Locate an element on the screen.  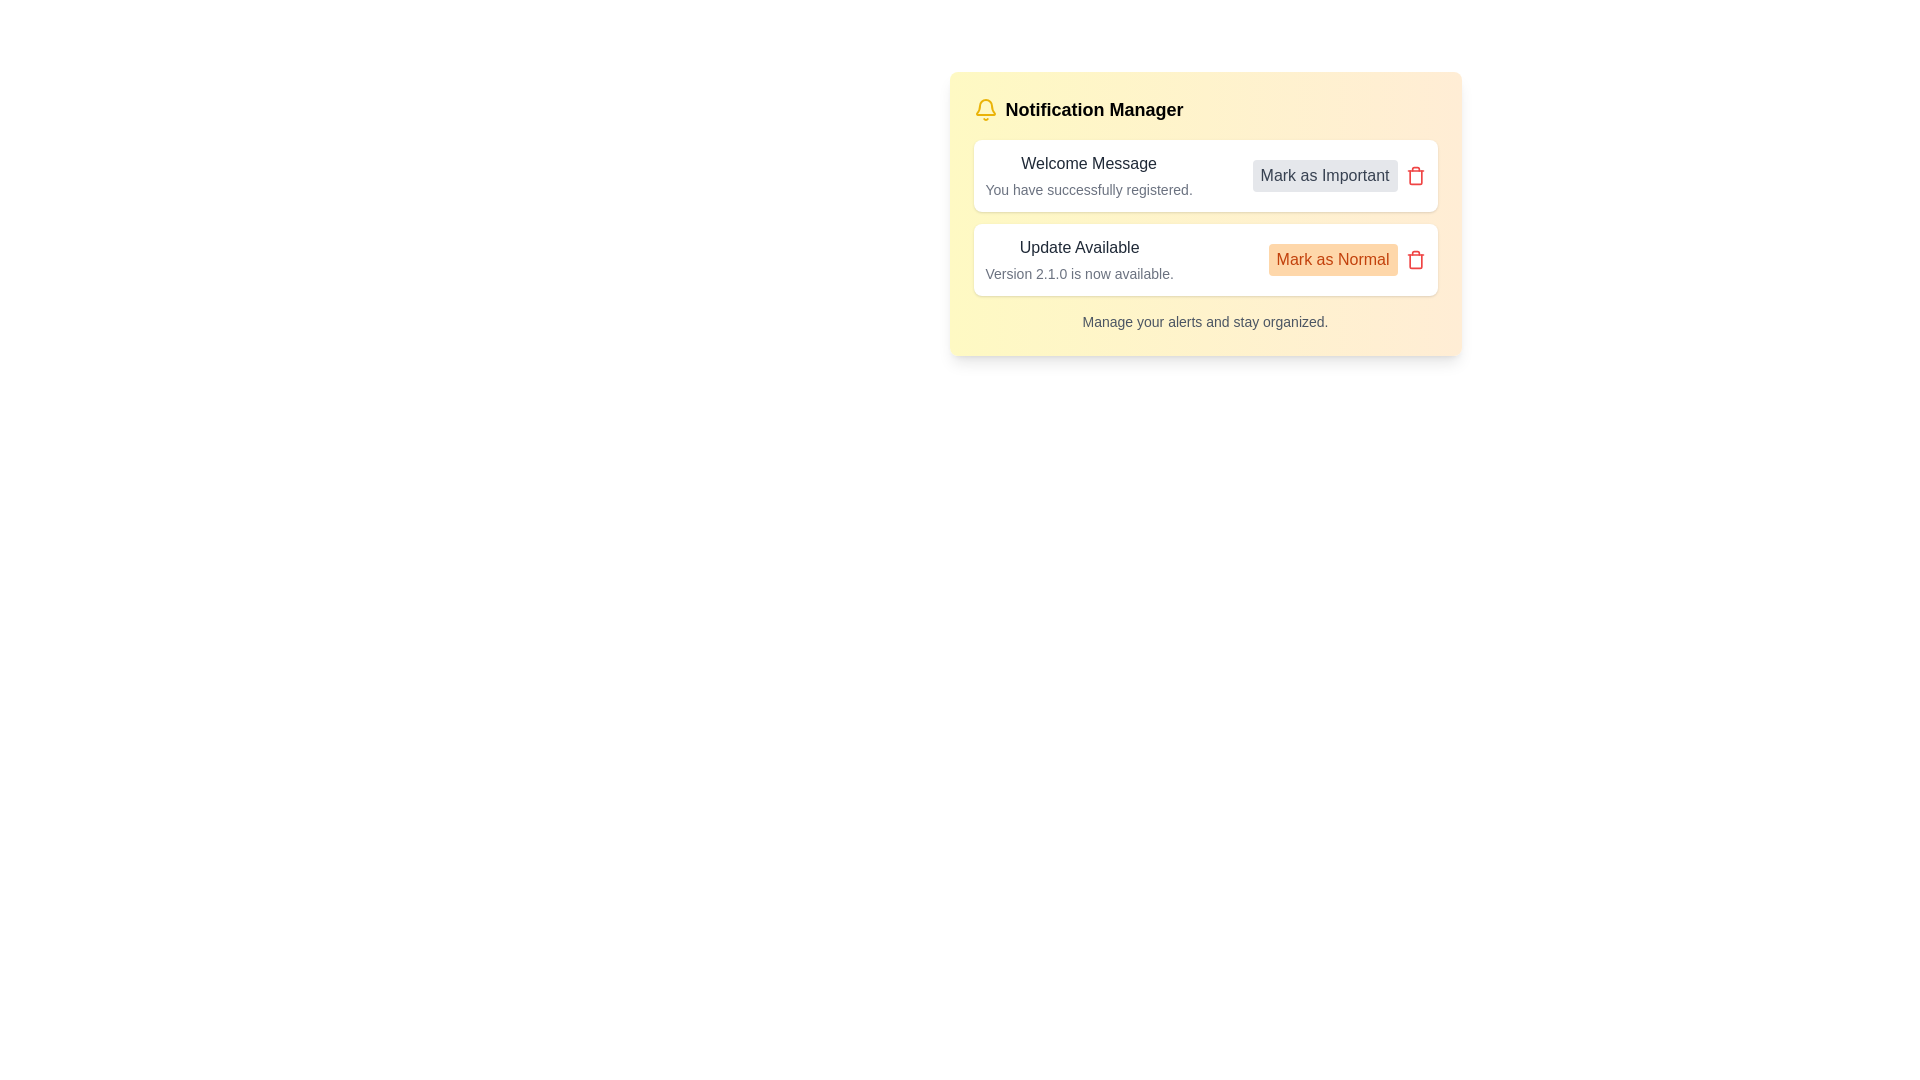
the 'Mark as Normal' button, which has a light orange background and orange text, located is located at coordinates (1347, 258).